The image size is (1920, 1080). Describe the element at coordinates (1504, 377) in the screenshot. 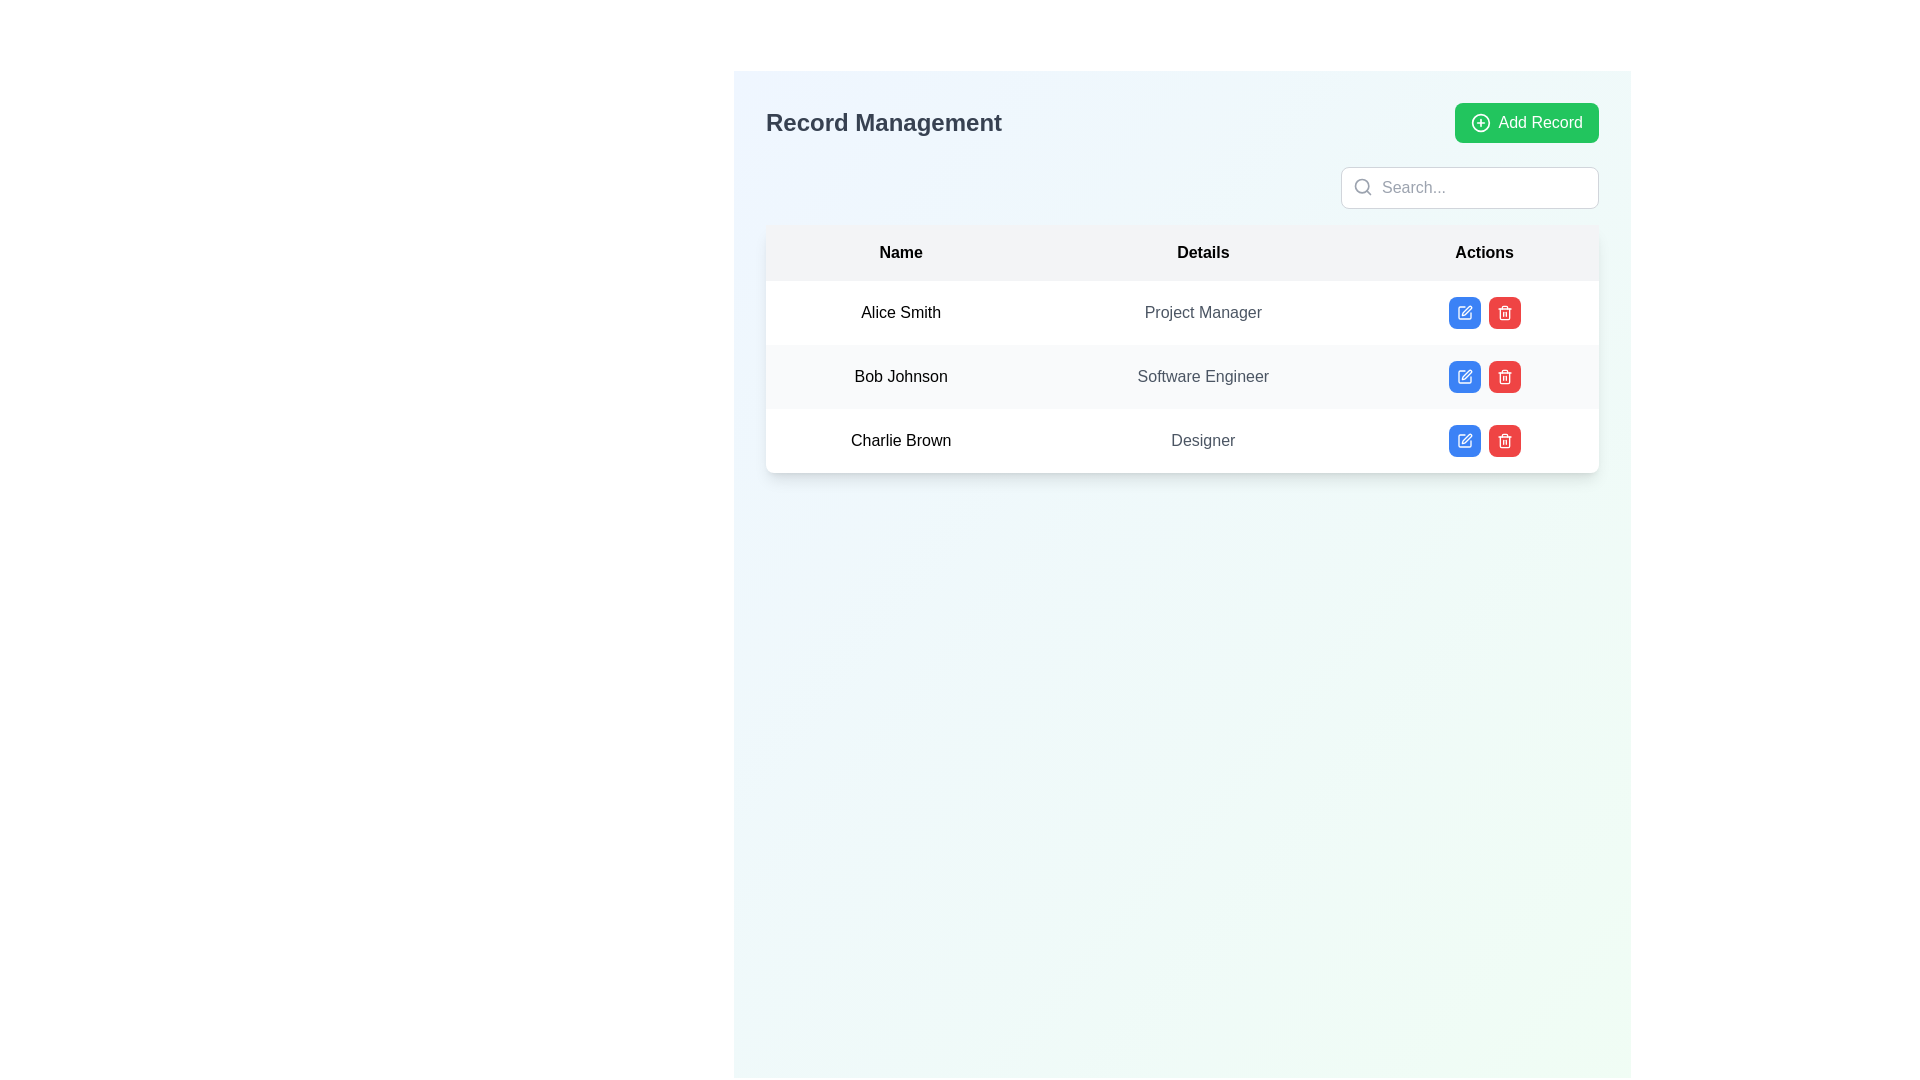

I see `the red button with a white trash bin icon located` at that location.